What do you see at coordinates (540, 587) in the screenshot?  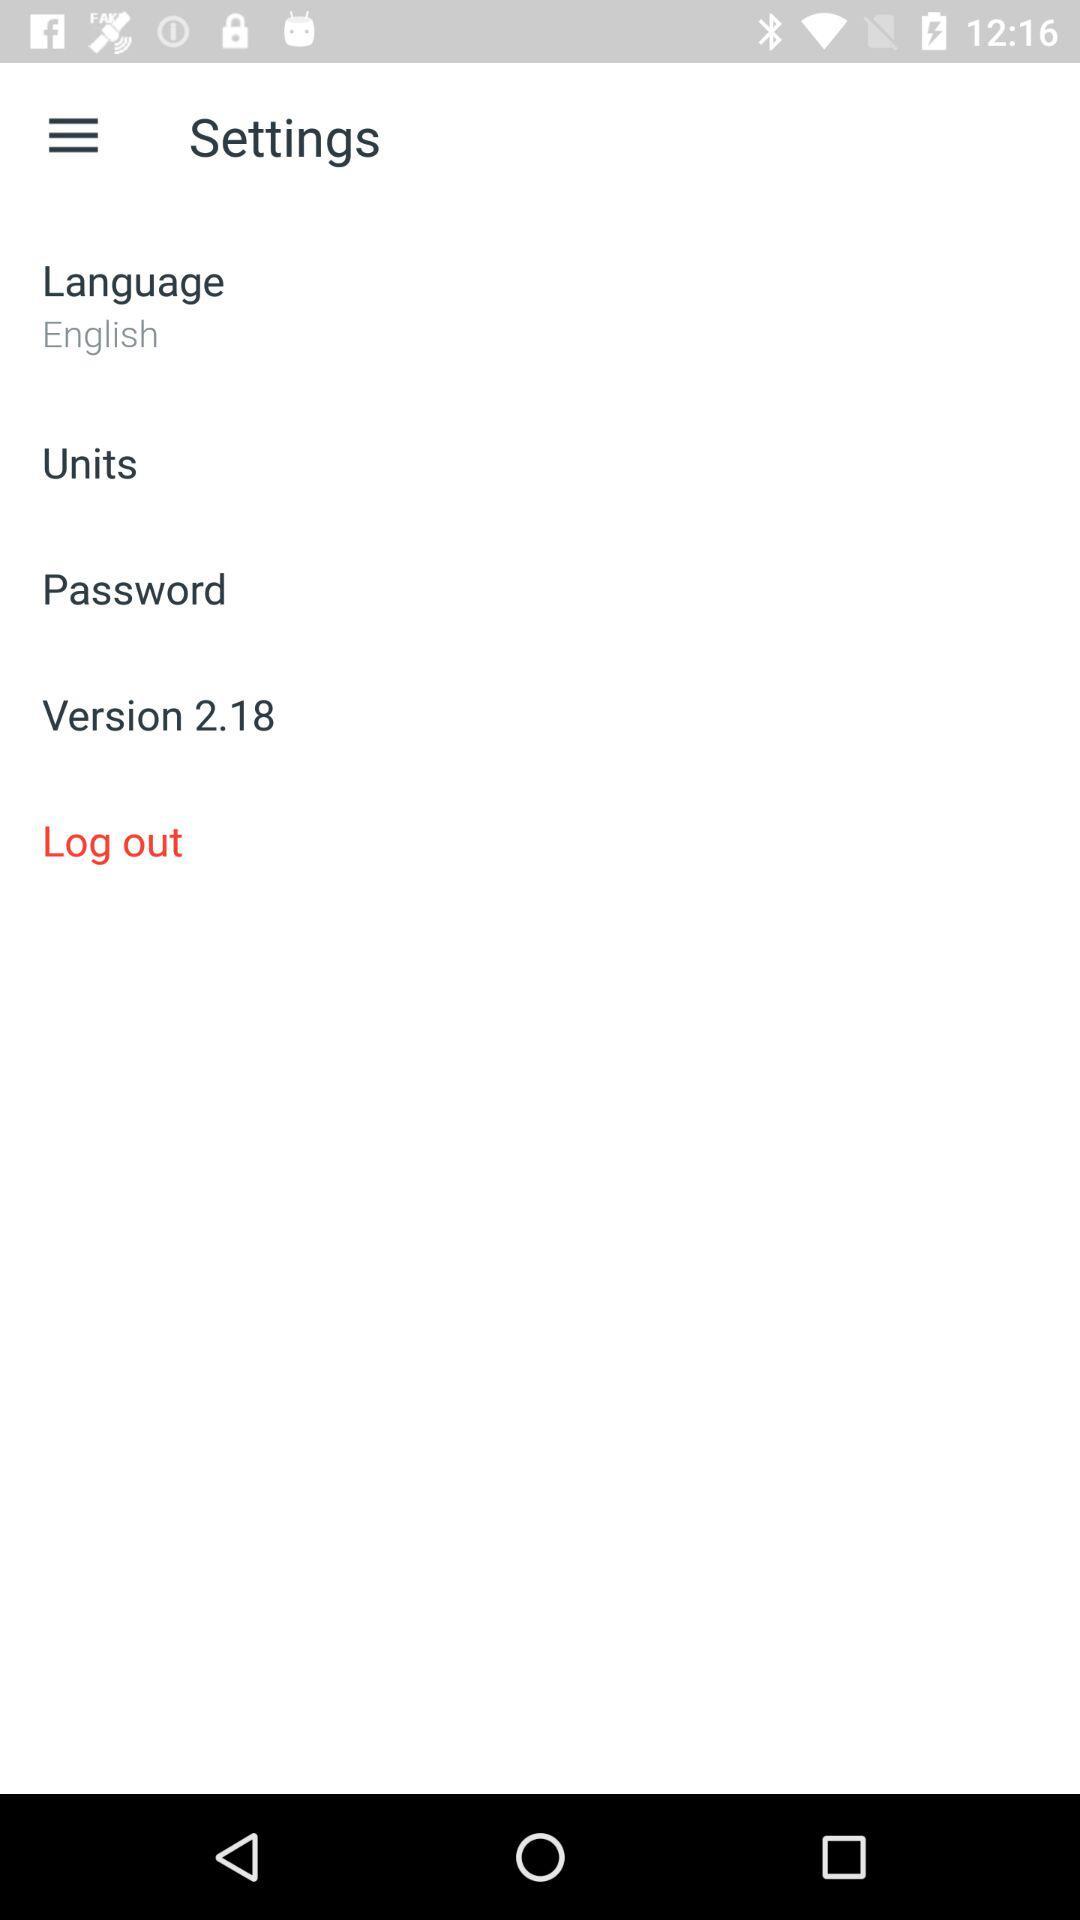 I see `icon below the units` at bounding box center [540, 587].